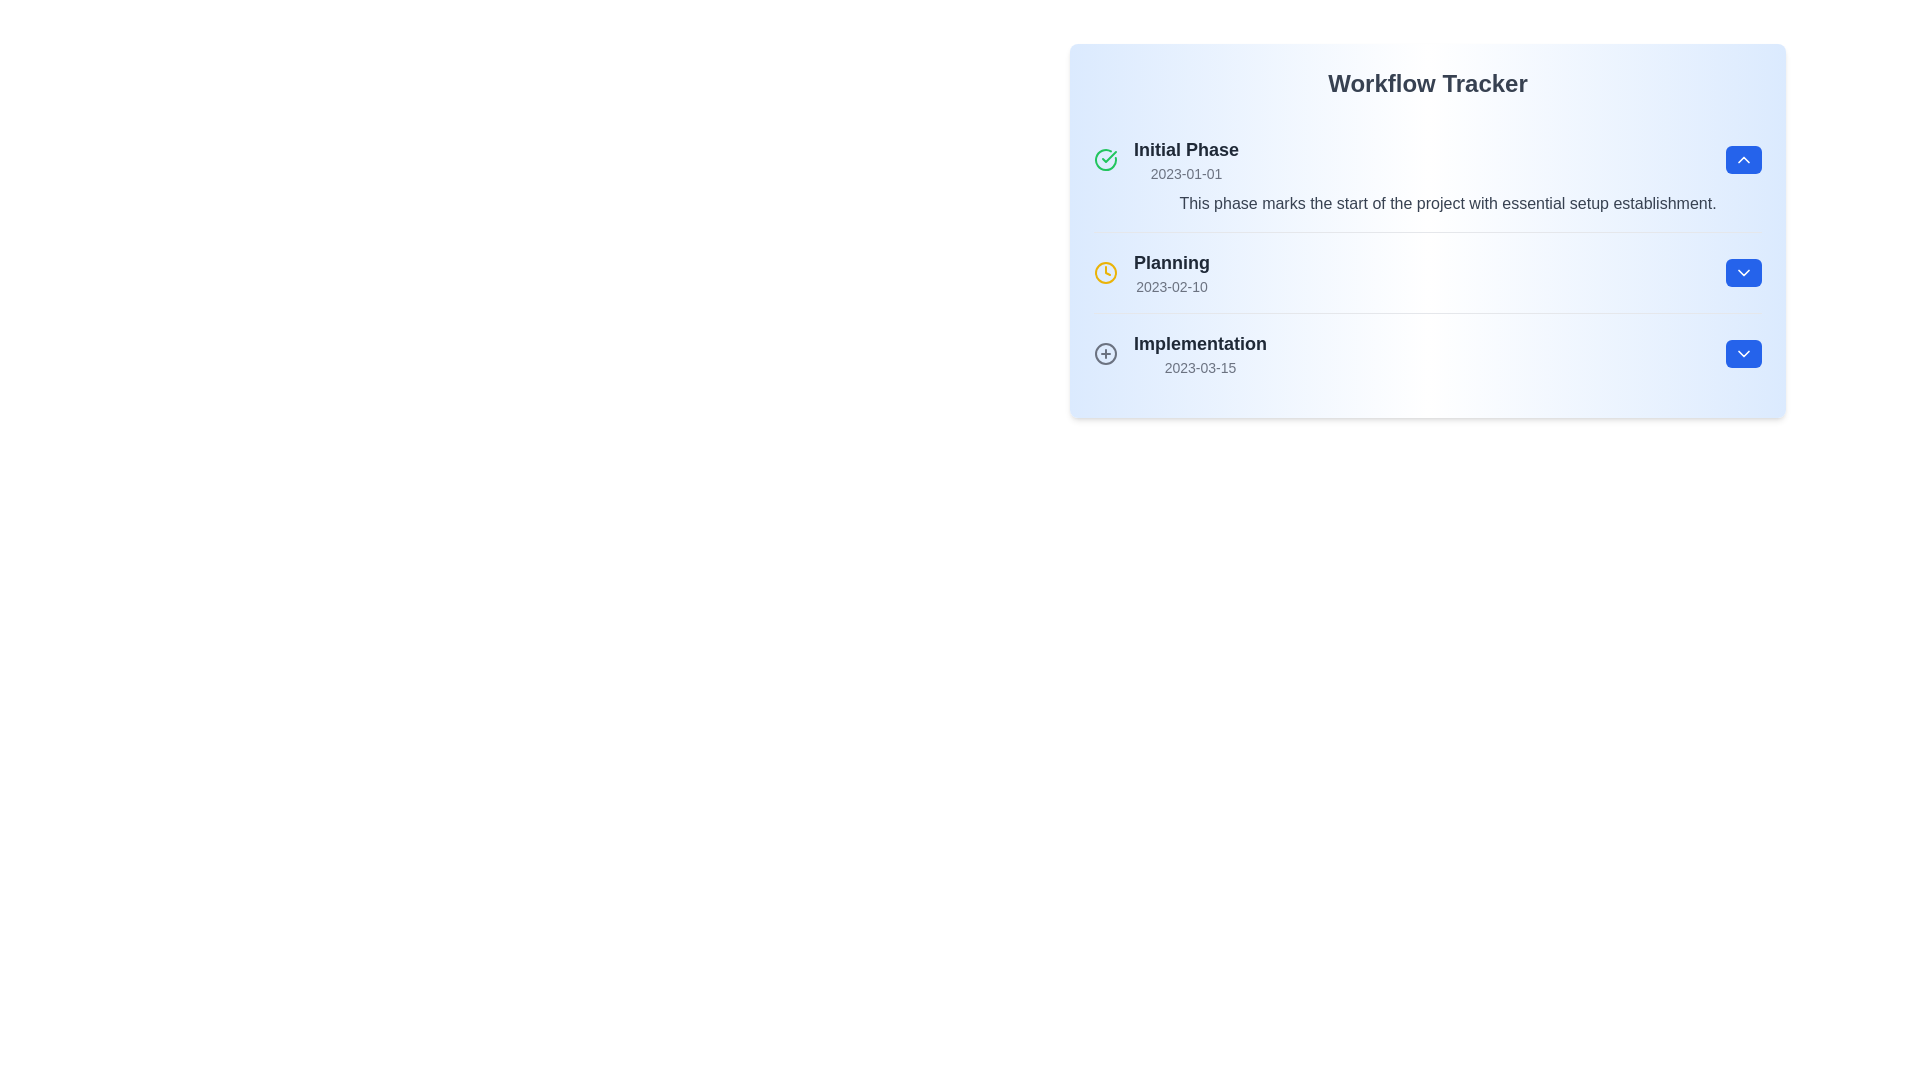 The width and height of the screenshot is (1920, 1080). Describe the element at coordinates (1186, 158) in the screenshot. I see `text from the Text label in the 'Workflow Tracker' section, located to the right of the circular green checkmark icon` at that location.